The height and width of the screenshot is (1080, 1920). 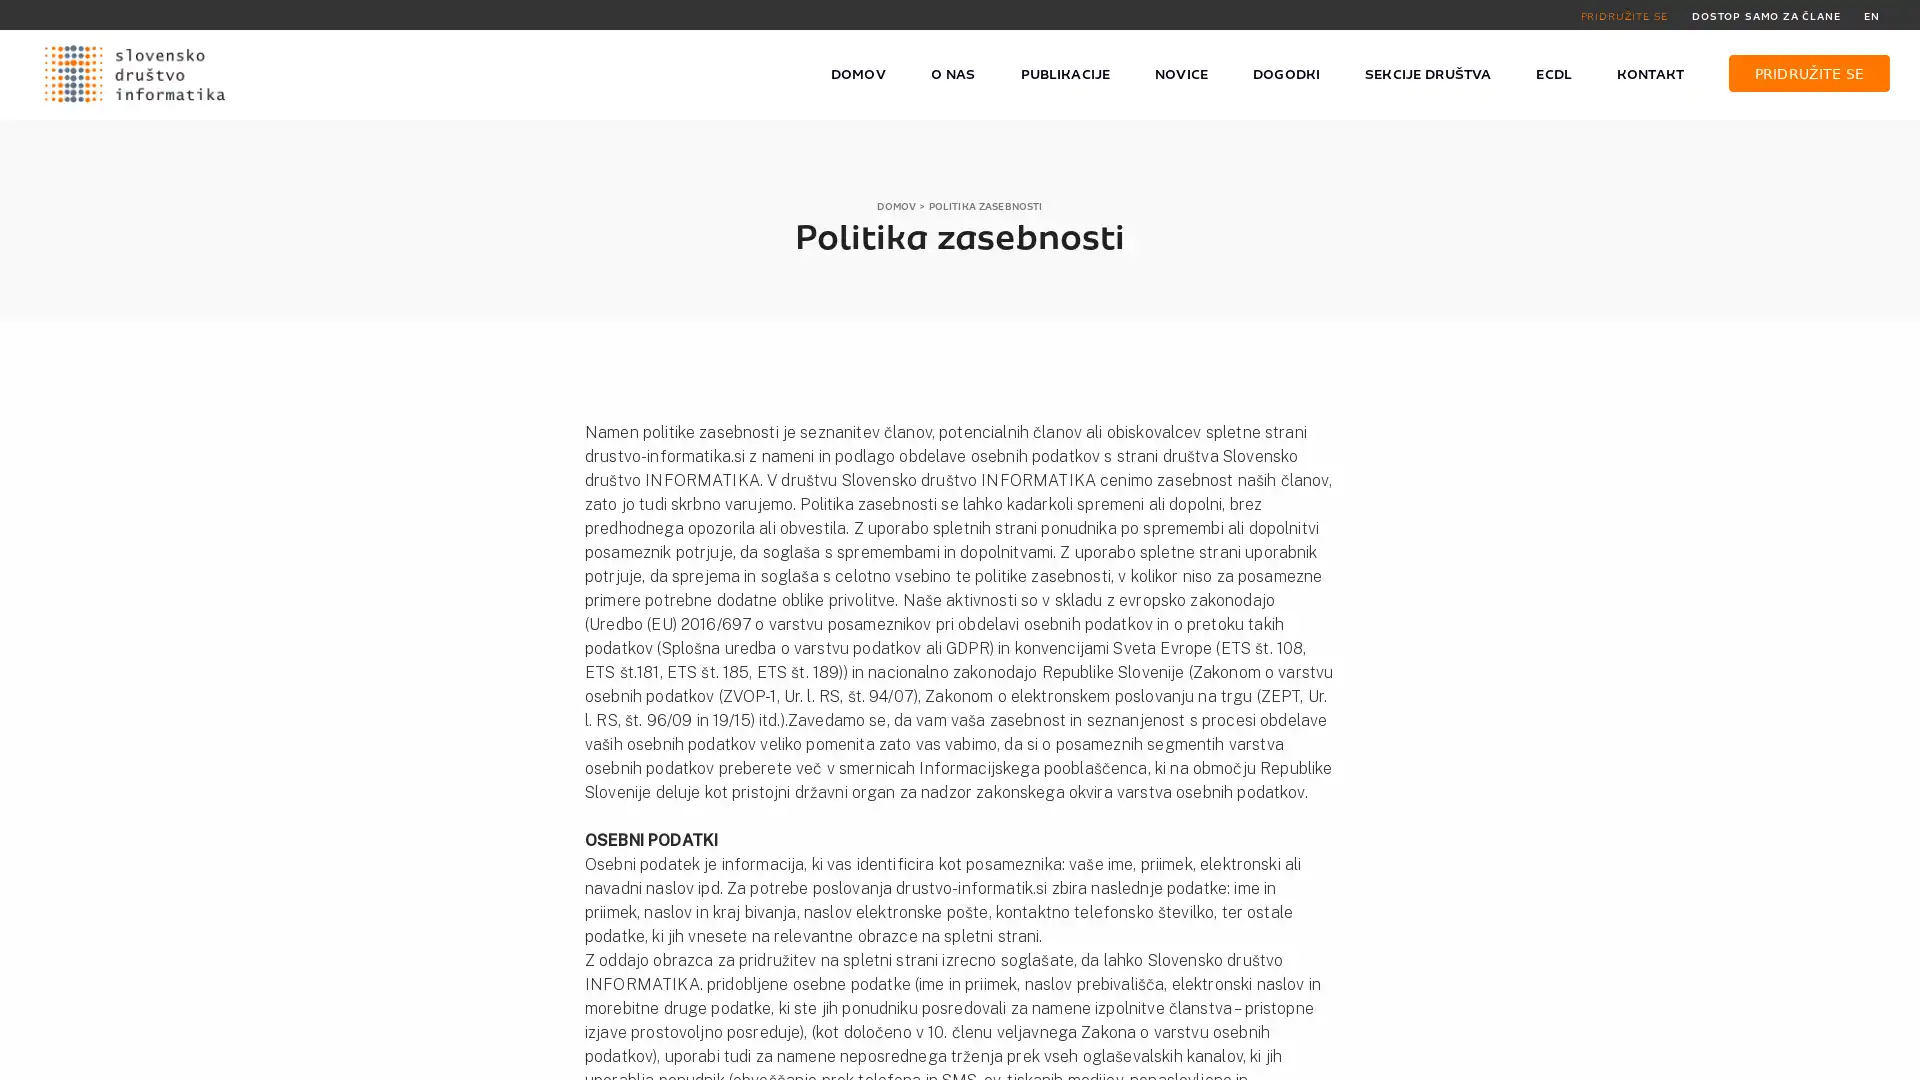 What do you see at coordinates (1286, 1053) in the screenshot?
I see `Sprejmi piskotke` at bounding box center [1286, 1053].